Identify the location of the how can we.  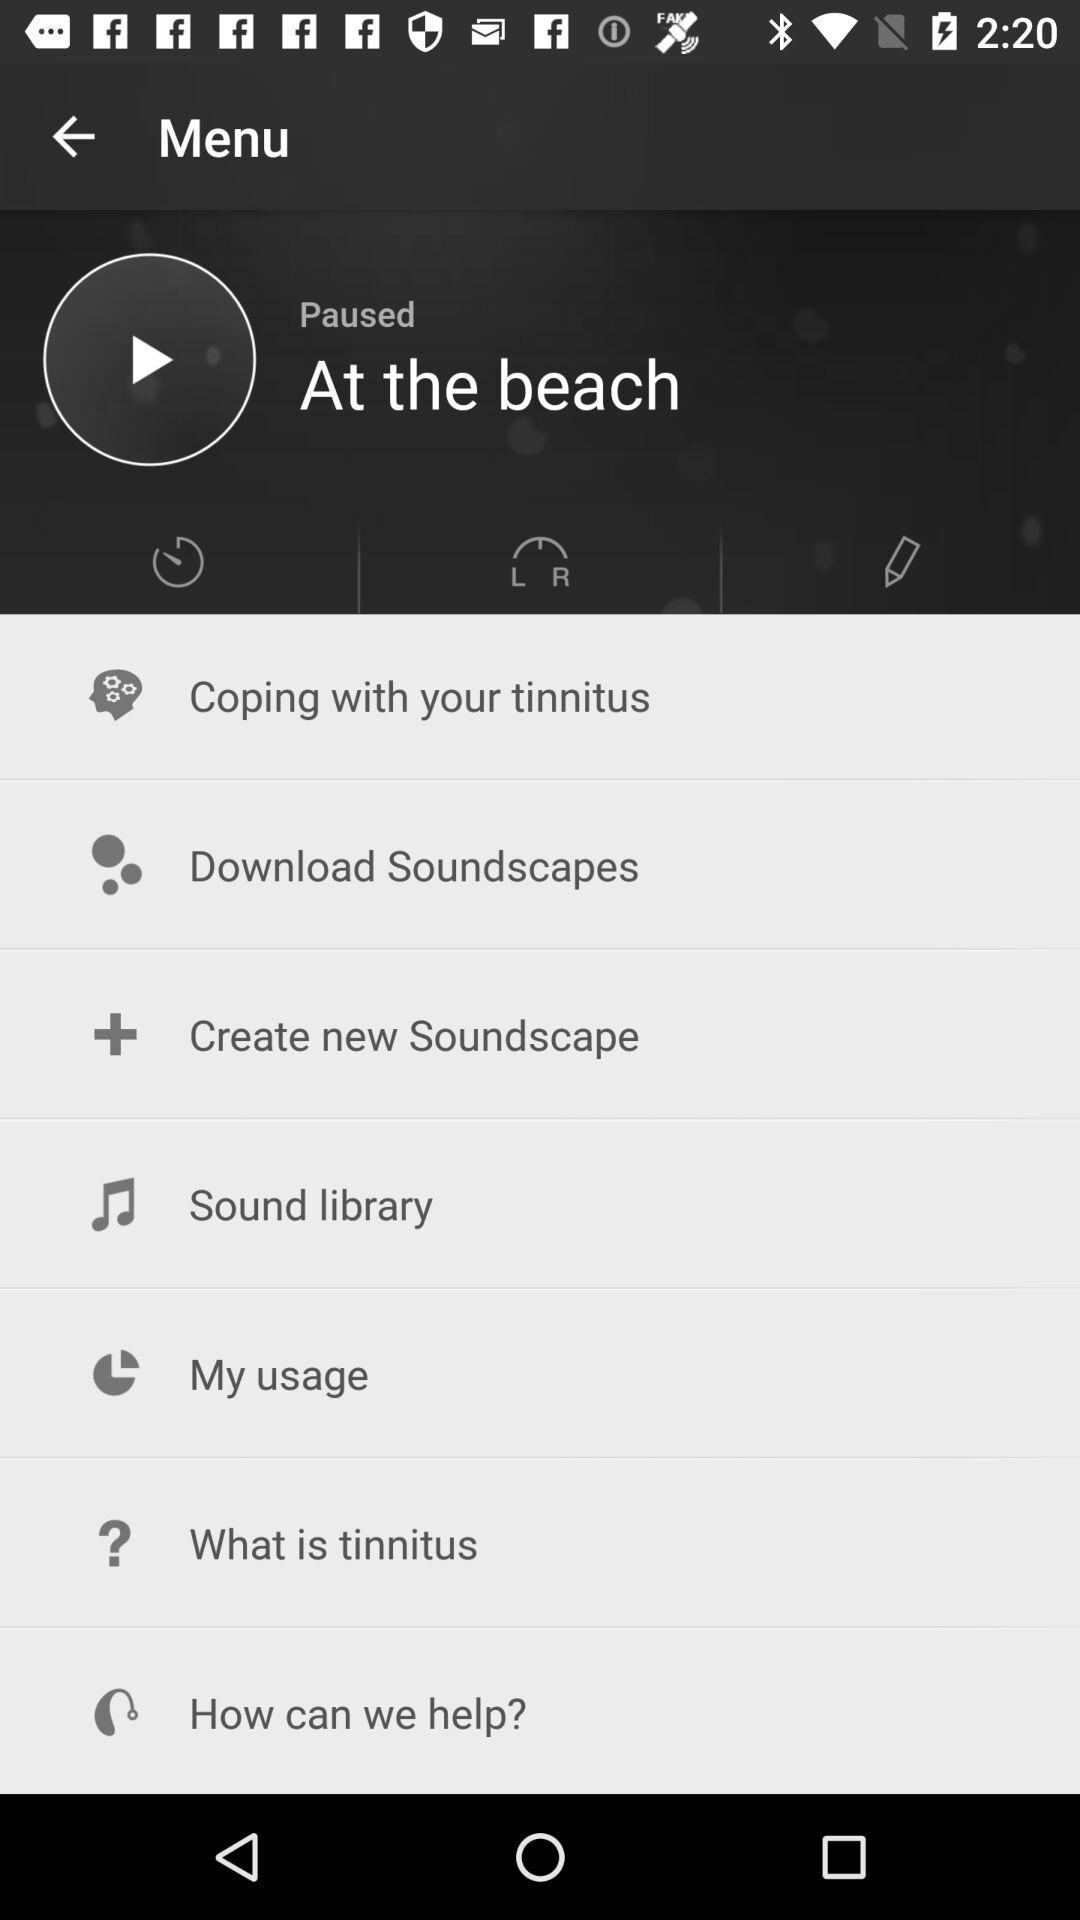
(540, 1711).